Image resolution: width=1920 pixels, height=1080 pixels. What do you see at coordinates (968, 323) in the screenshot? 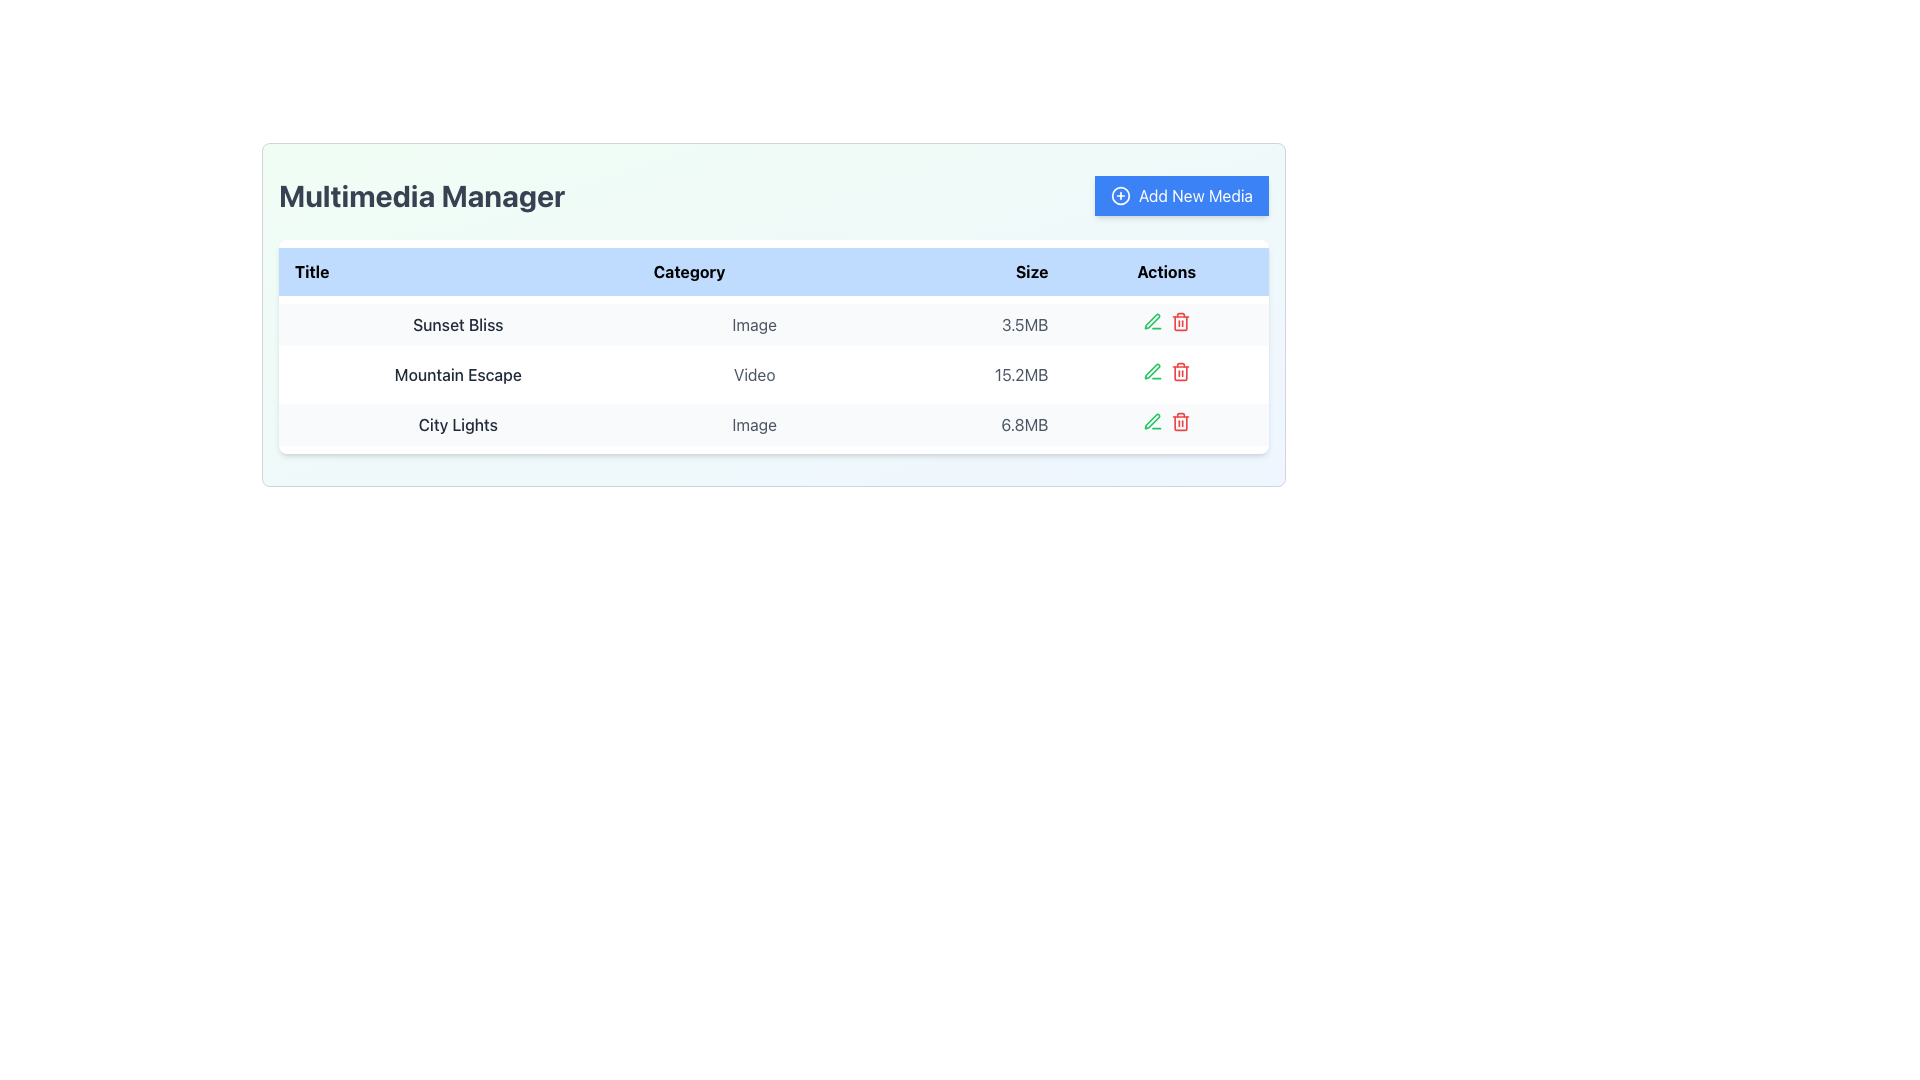
I see `text display showing the file size '3.5MB' for the 'Sunset Bliss' content located in the 'Size' column of the first row in the data table` at bounding box center [968, 323].